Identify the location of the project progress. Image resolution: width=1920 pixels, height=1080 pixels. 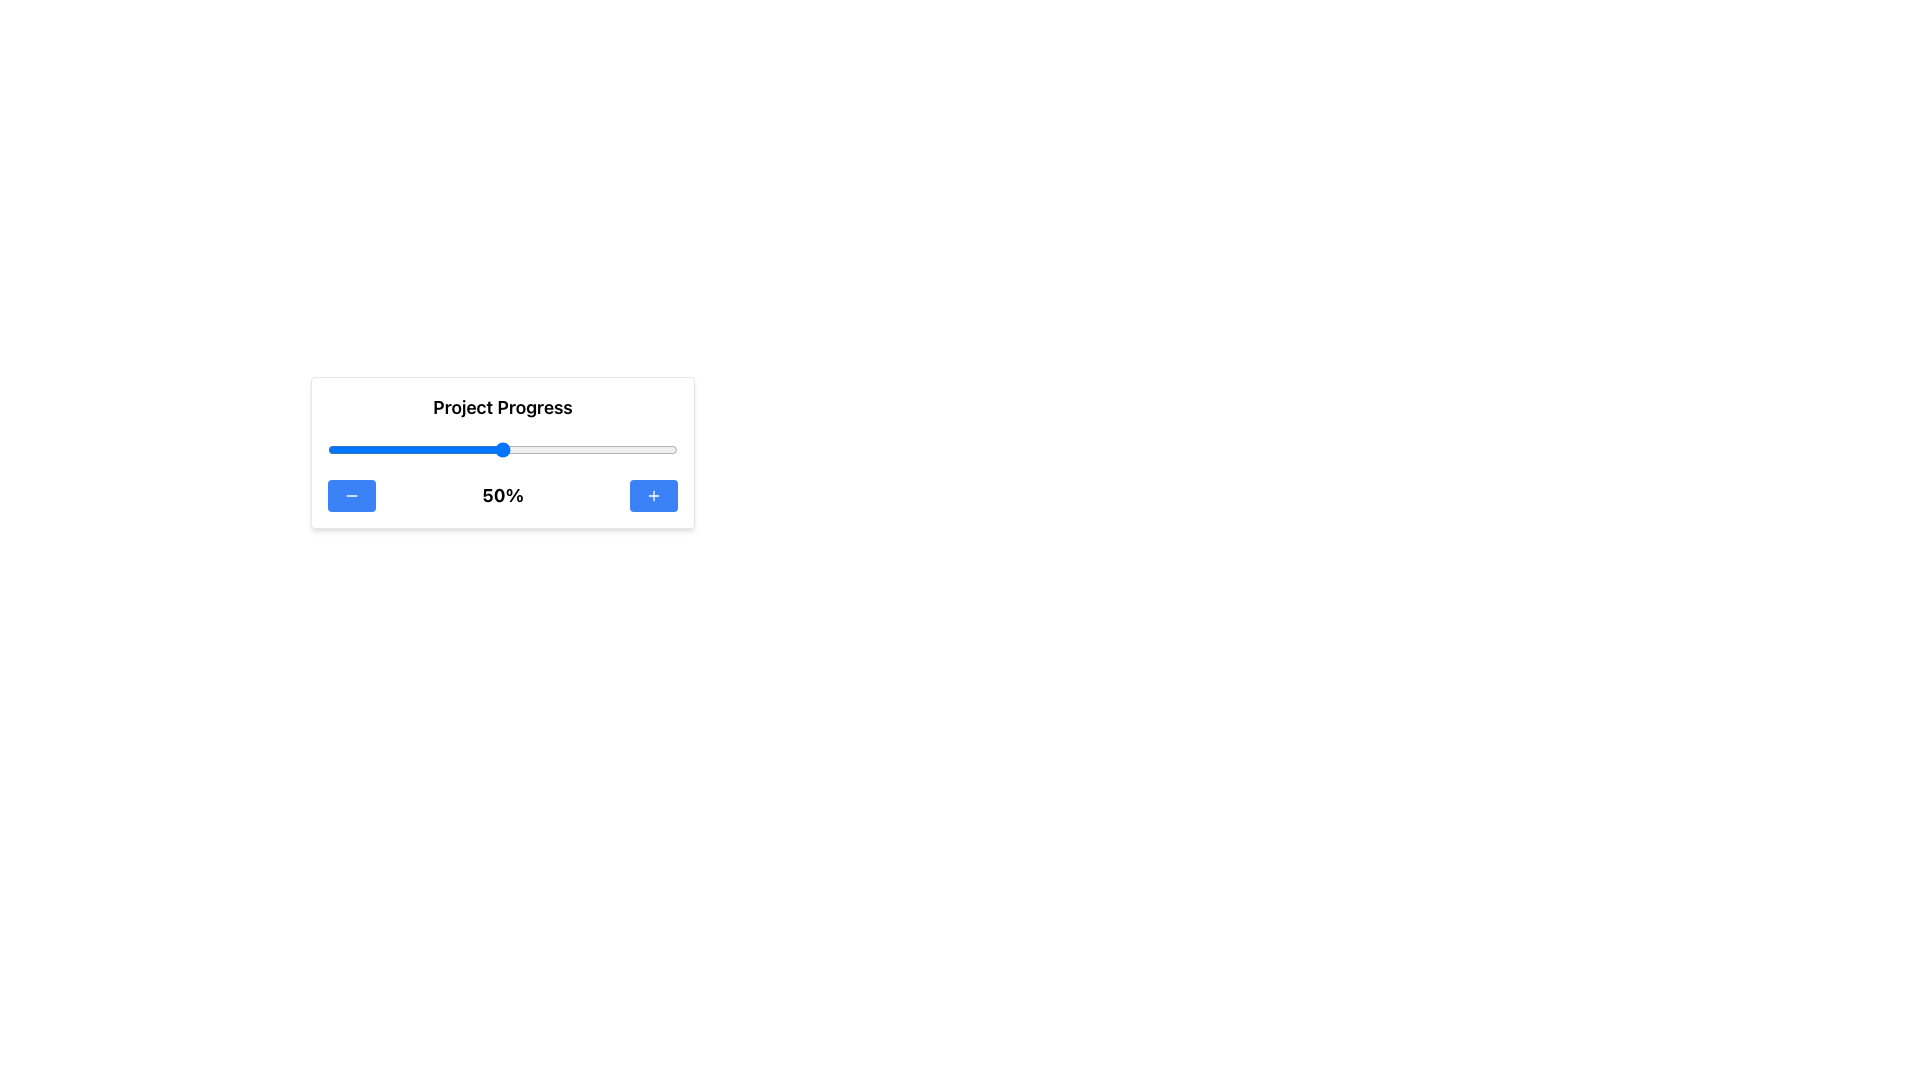
(509, 450).